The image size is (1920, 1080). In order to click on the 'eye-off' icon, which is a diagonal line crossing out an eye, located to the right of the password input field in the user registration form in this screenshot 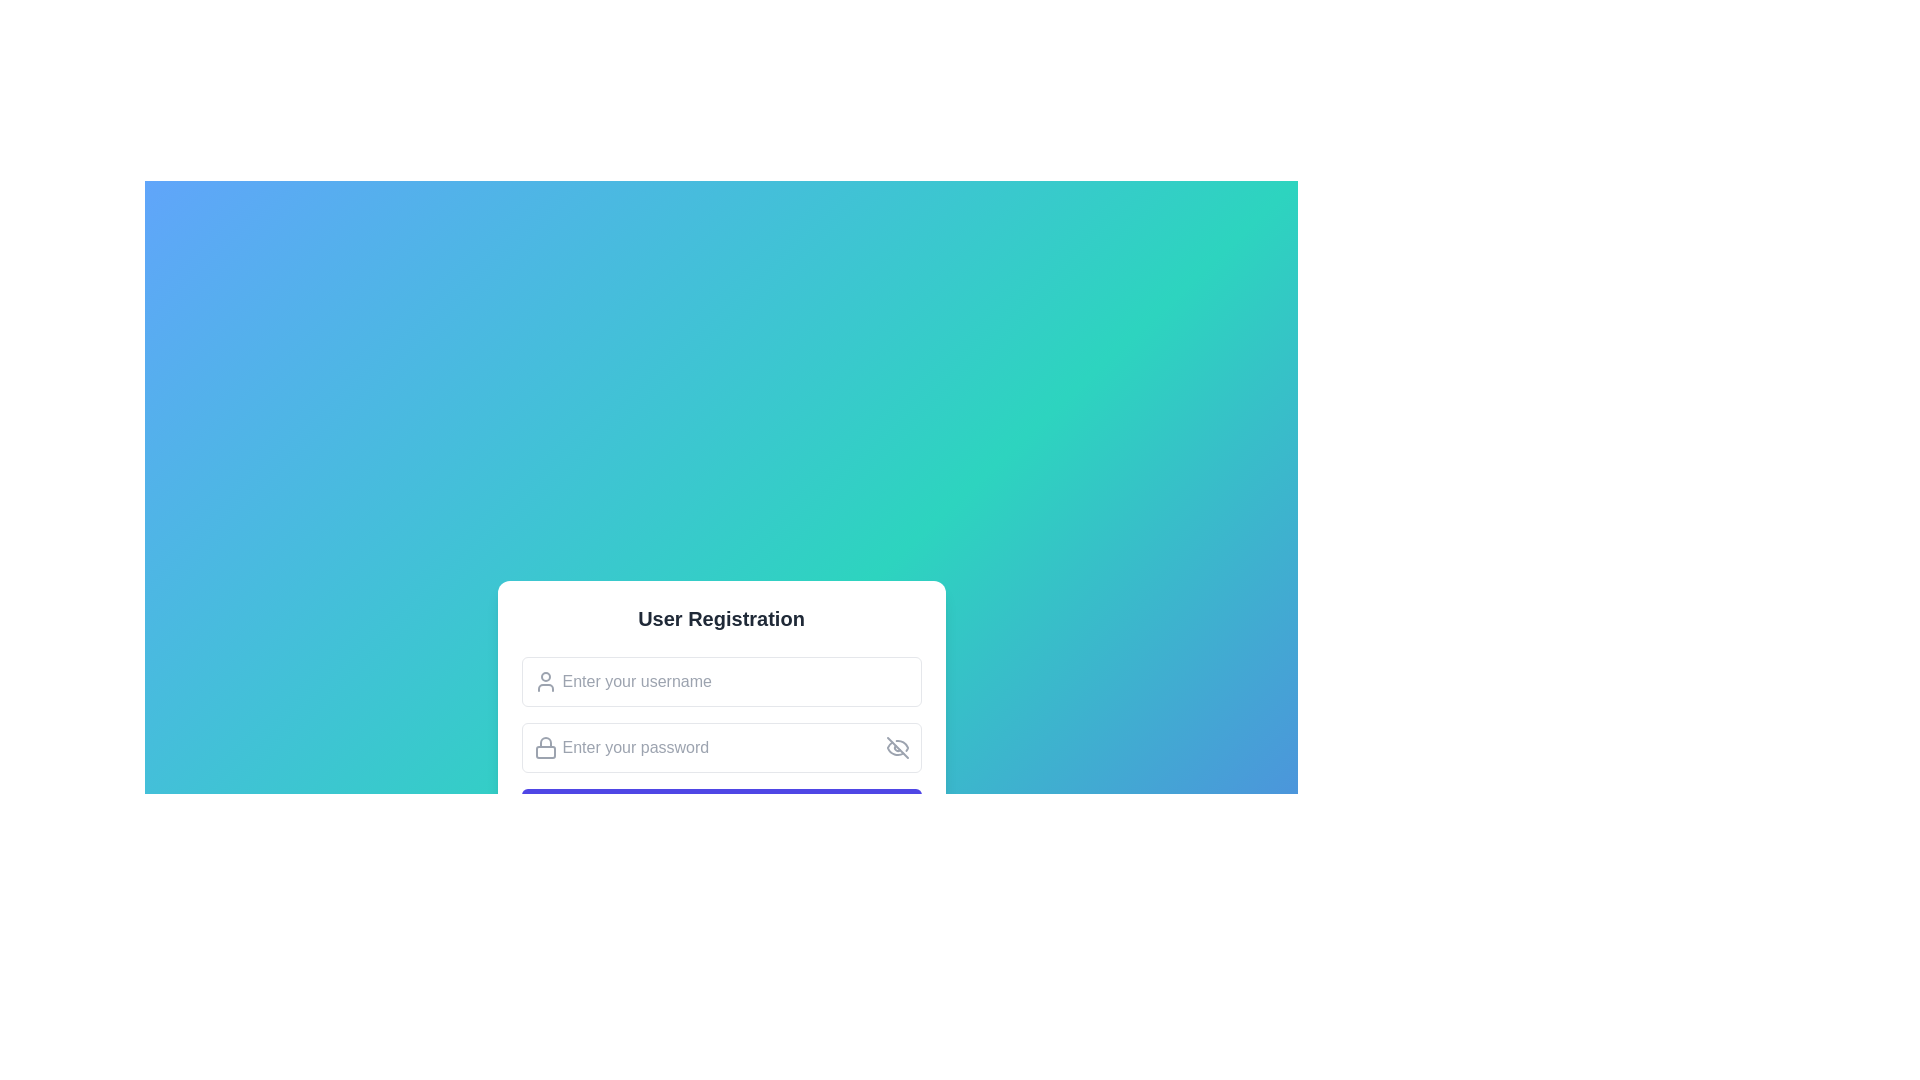, I will do `click(896, 748)`.